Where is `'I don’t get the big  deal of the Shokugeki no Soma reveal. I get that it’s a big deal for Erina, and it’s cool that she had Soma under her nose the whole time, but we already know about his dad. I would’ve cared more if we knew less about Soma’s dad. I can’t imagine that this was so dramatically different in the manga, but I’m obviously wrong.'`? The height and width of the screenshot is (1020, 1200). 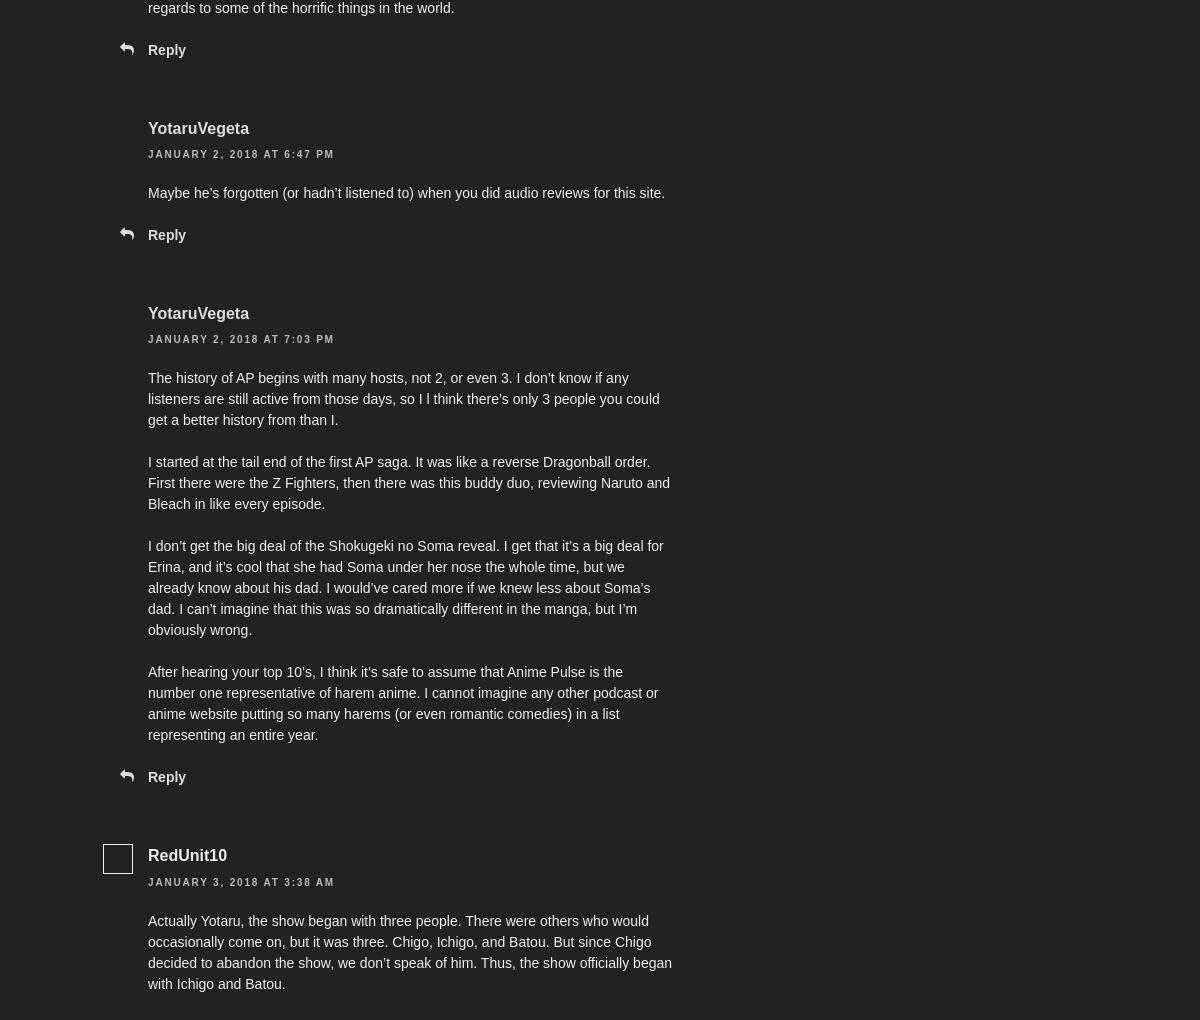 'I don’t get the big  deal of the Shokugeki no Soma reveal. I get that it’s a big deal for Erina, and it’s cool that she had Soma under her nose the whole time, but we already know about his dad. I would’ve cared more if we knew less about Soma’s dad. I can’t imagine that this was so dramatically different in the manga, but I’m obviously wrong.' is located at coordinates (405, 588).